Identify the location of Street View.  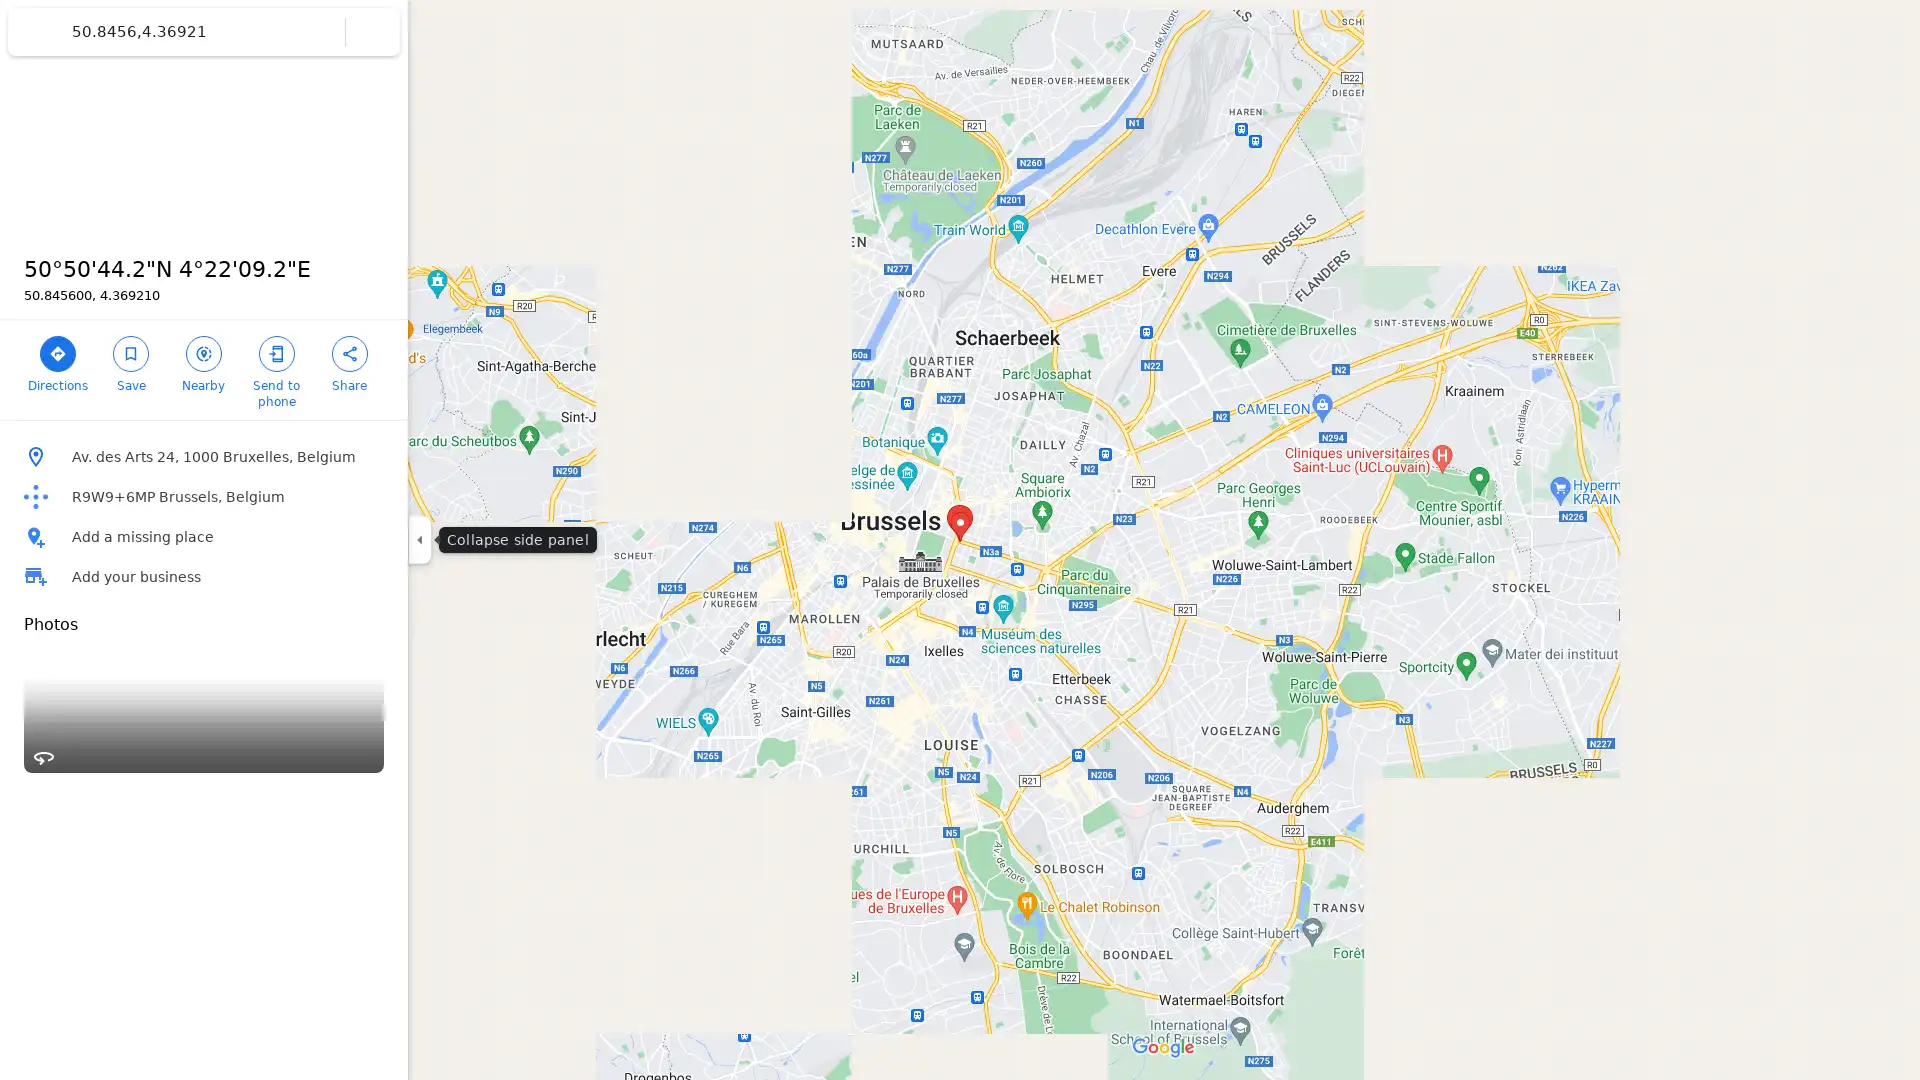
(204, 712).